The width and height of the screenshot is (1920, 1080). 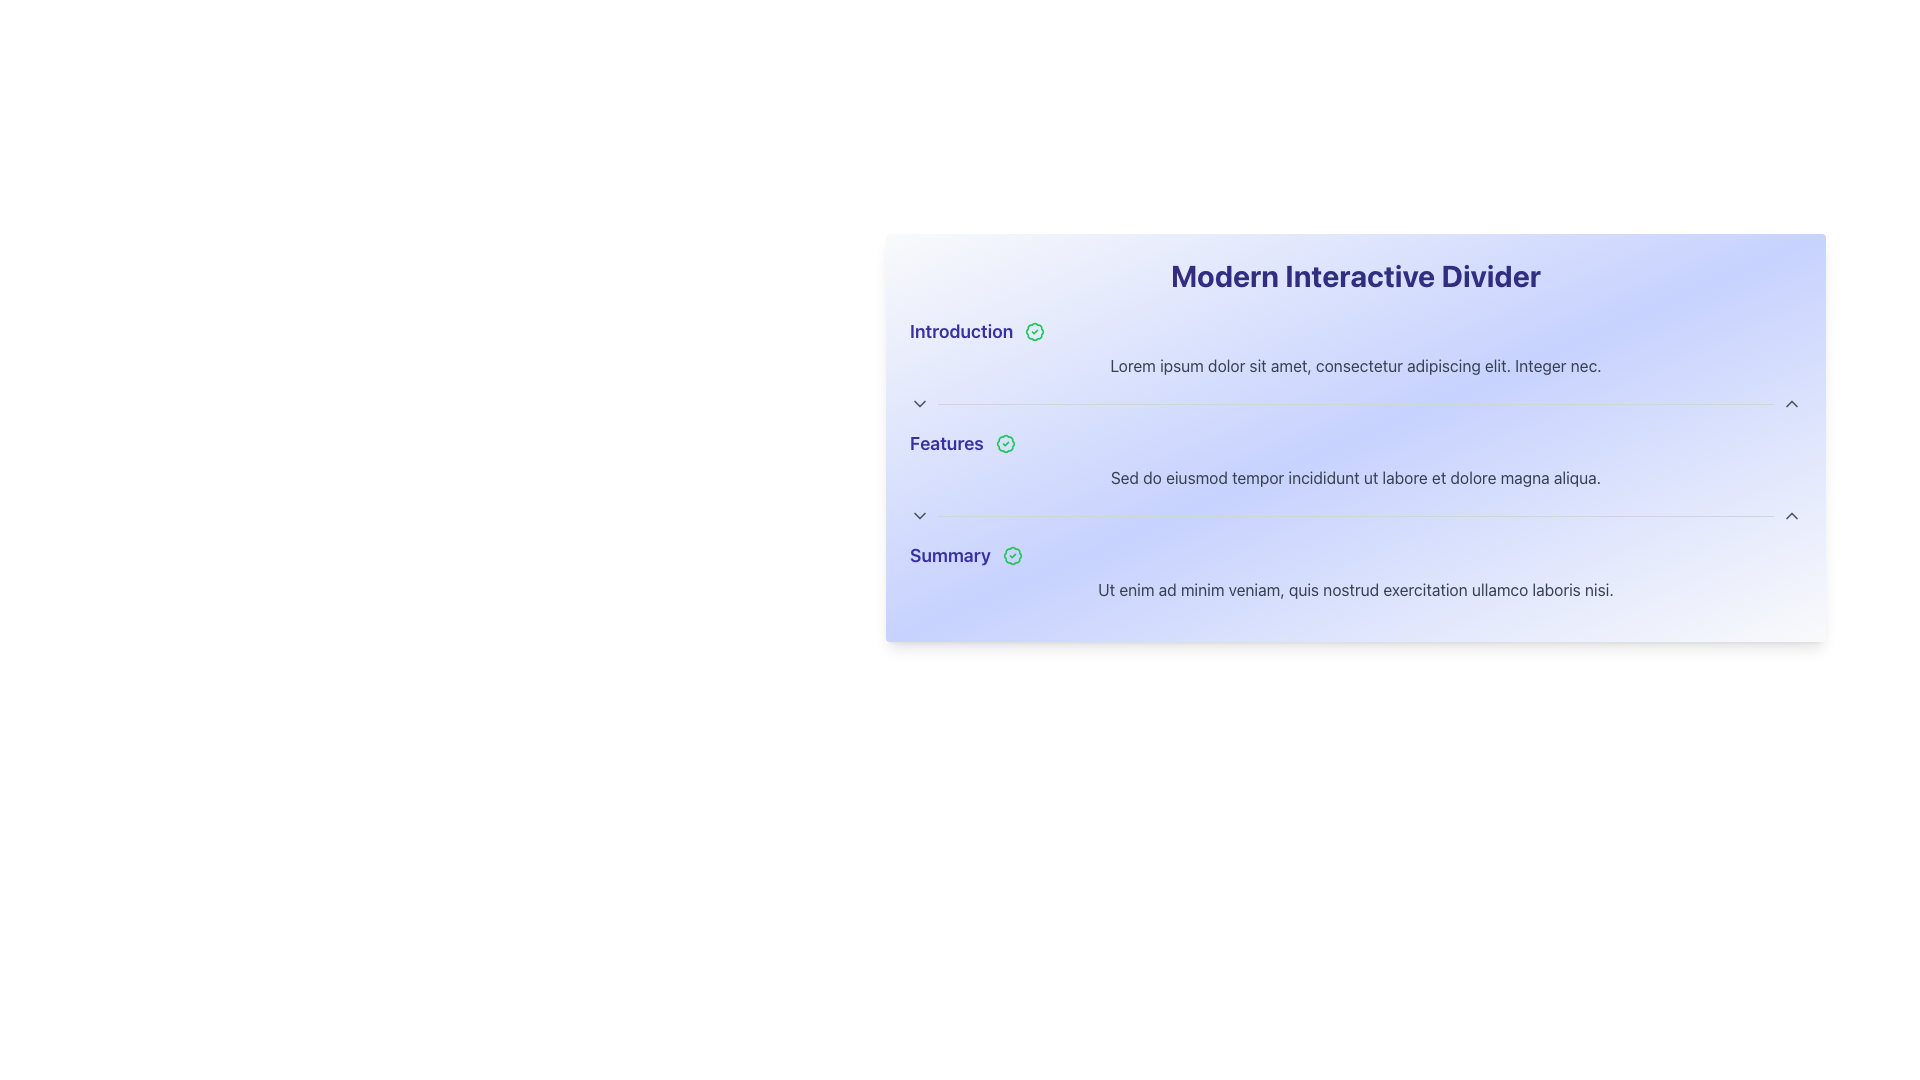 I want to click on the chevron icon located to the left of the 'Introduction' heading, so click(x=919, y=404).